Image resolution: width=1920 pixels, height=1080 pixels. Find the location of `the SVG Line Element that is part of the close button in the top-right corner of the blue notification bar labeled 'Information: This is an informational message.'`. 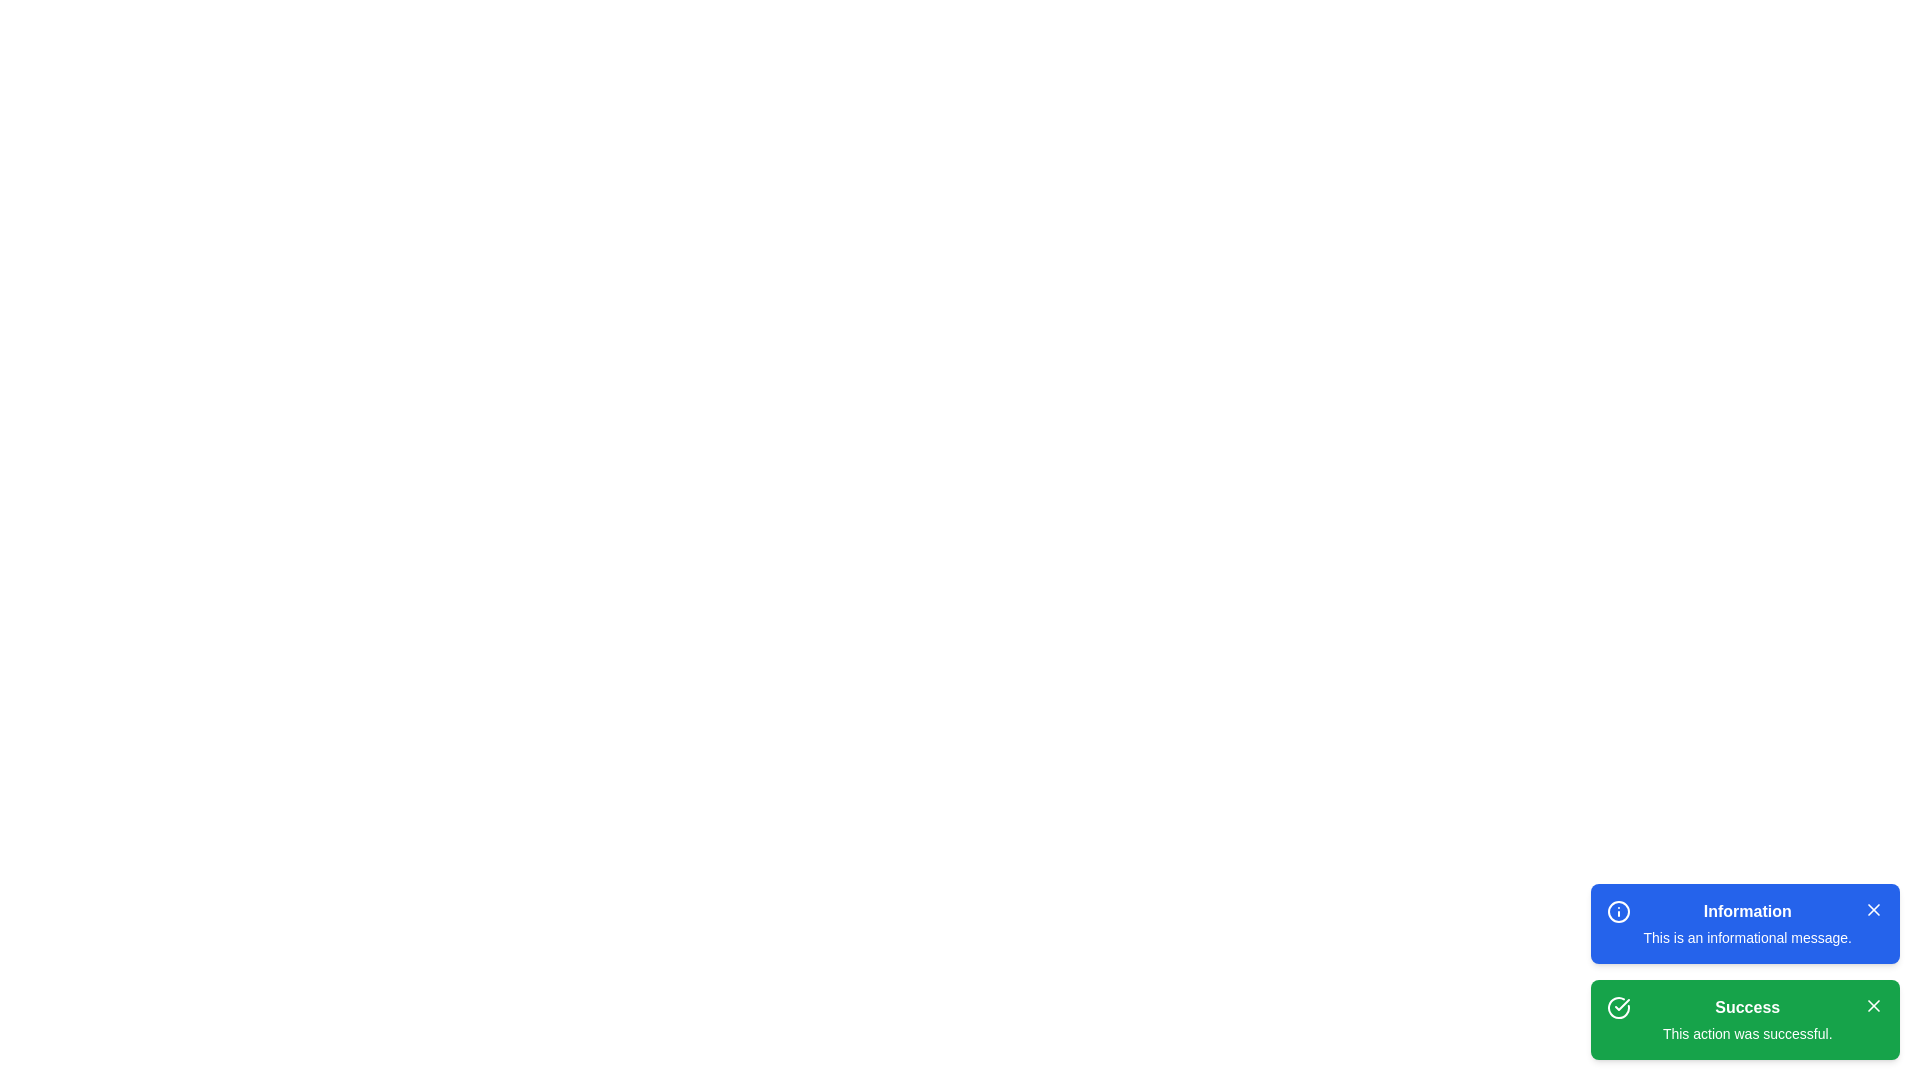

the SVG Line Element that is part of the close button in the top-right corner of the blue notification bar labeled 'Information: This is an informational message.' is located at coordinates (1872, 910).